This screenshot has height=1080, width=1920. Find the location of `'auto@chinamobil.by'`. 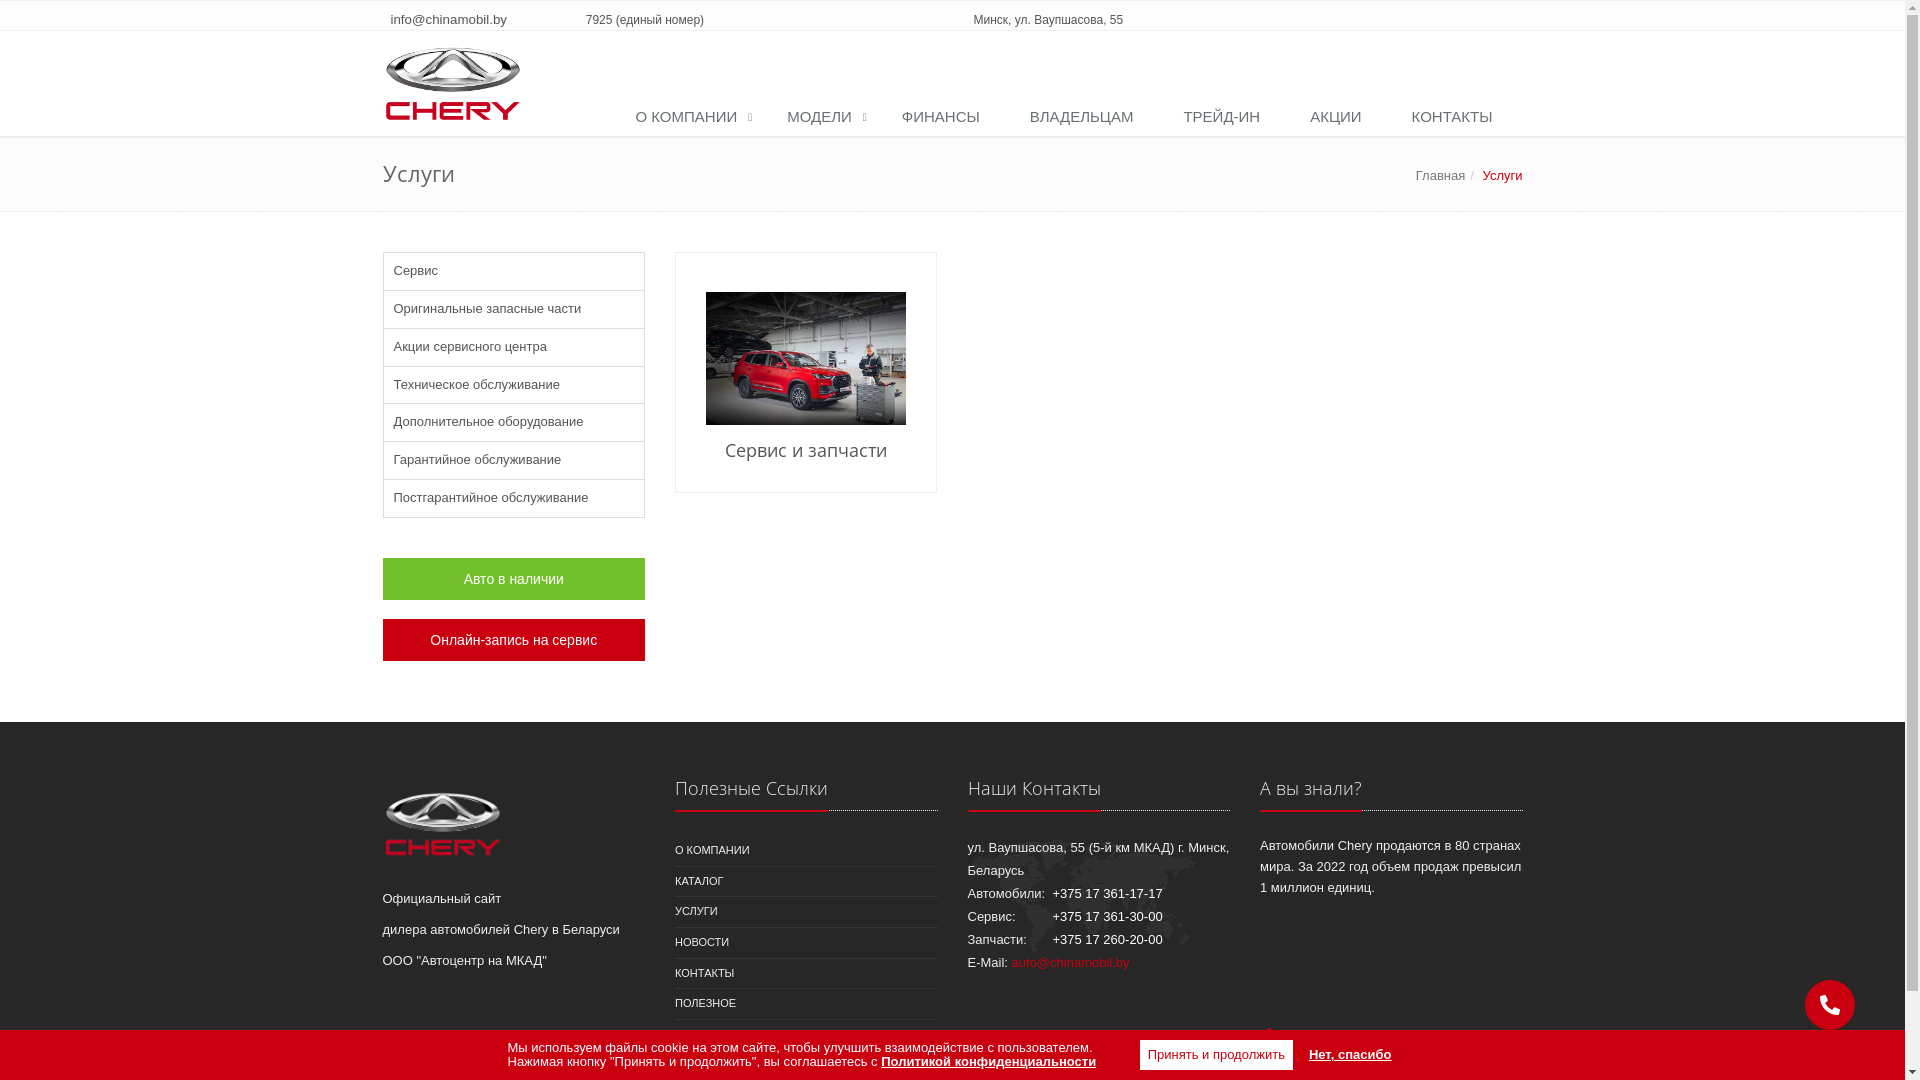

'auto@chinamobil.by' is located at coordinates (1012, 961).